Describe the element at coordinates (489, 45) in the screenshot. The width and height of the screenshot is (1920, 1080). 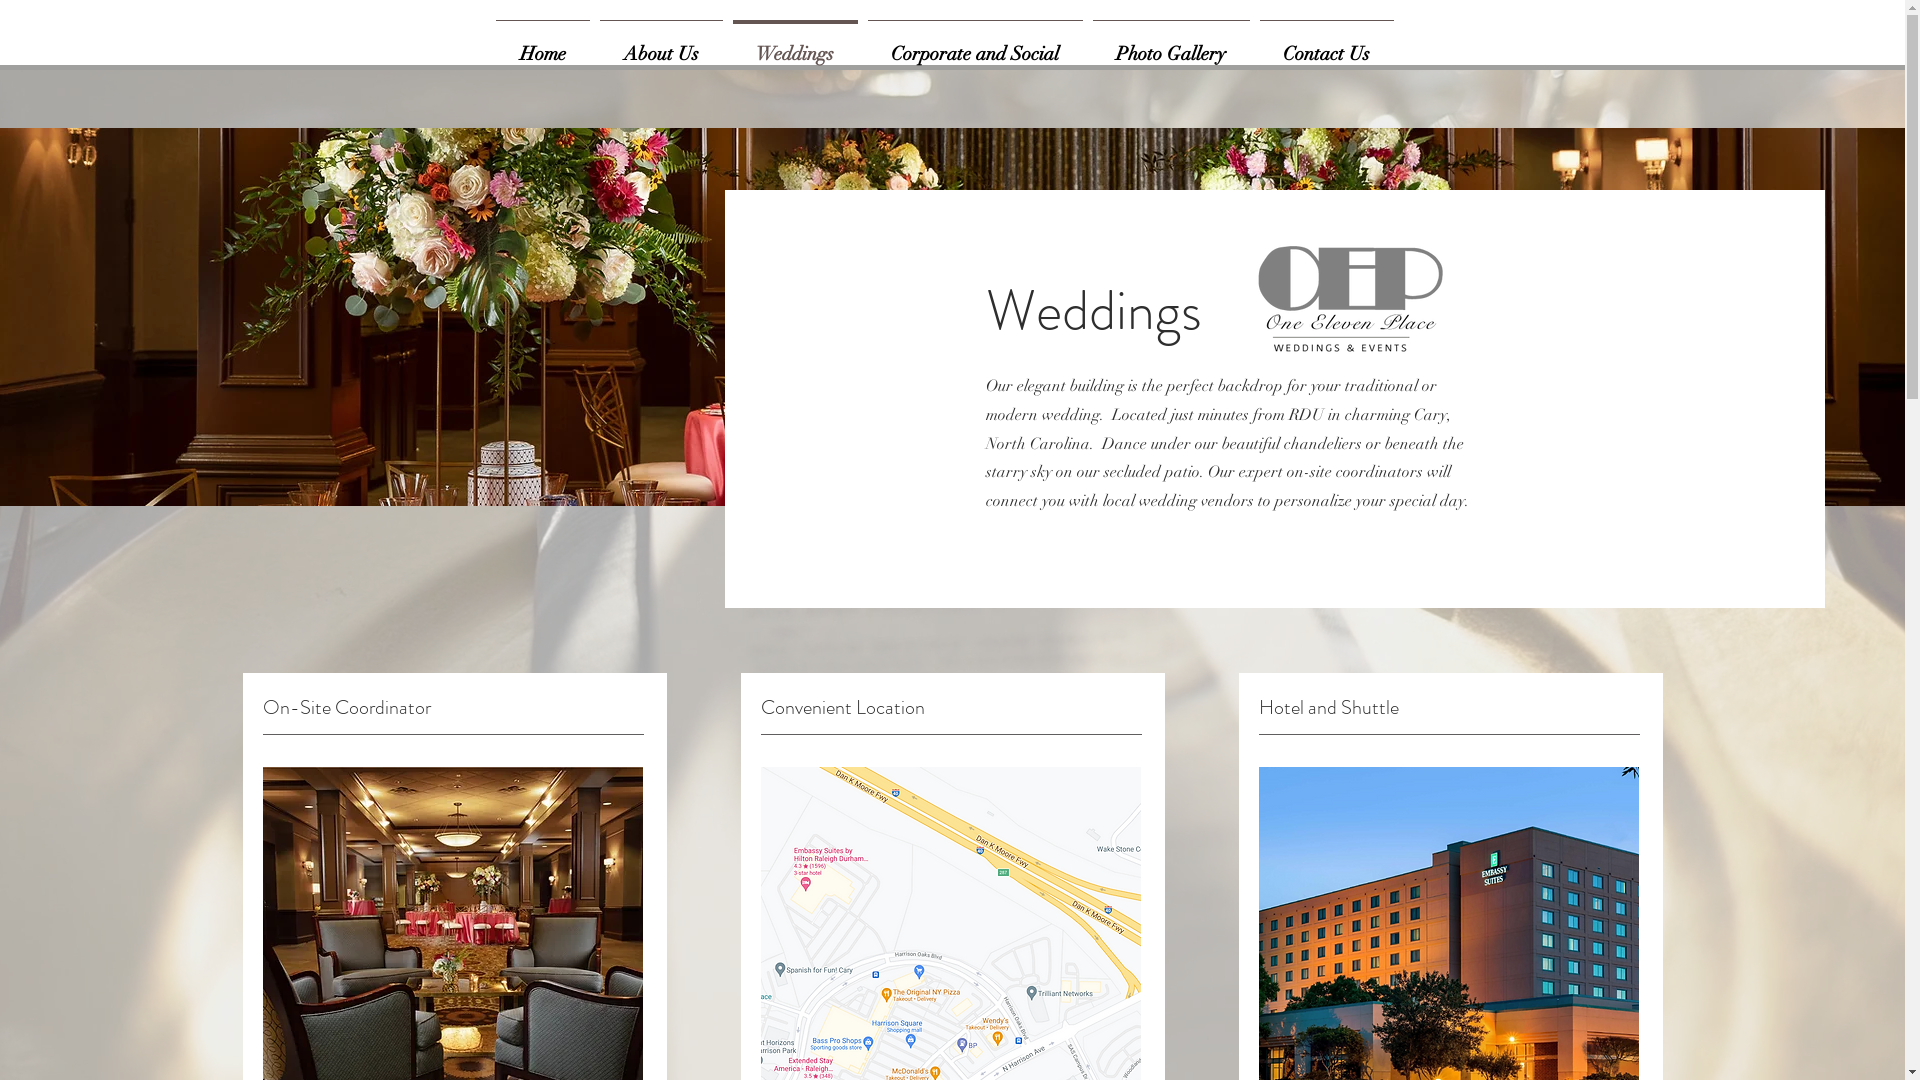
I see `'Home'` at that location.